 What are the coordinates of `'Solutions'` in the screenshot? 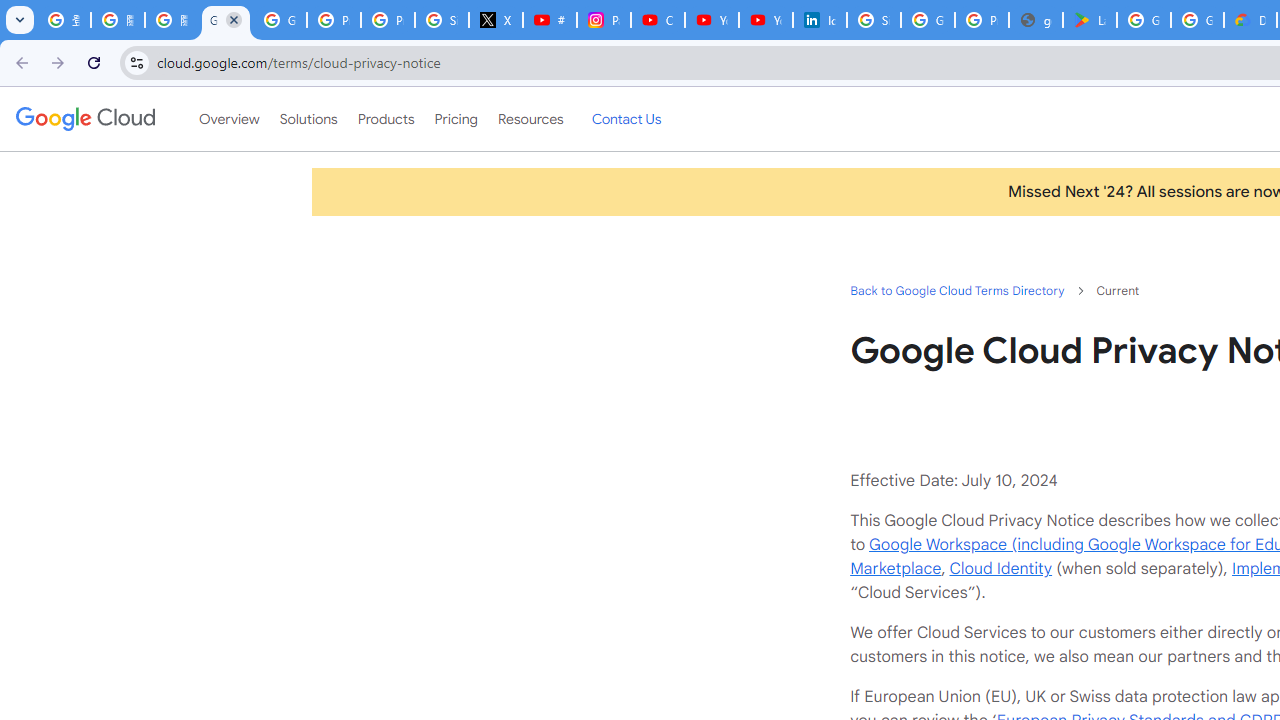 It's located at (307, 119).